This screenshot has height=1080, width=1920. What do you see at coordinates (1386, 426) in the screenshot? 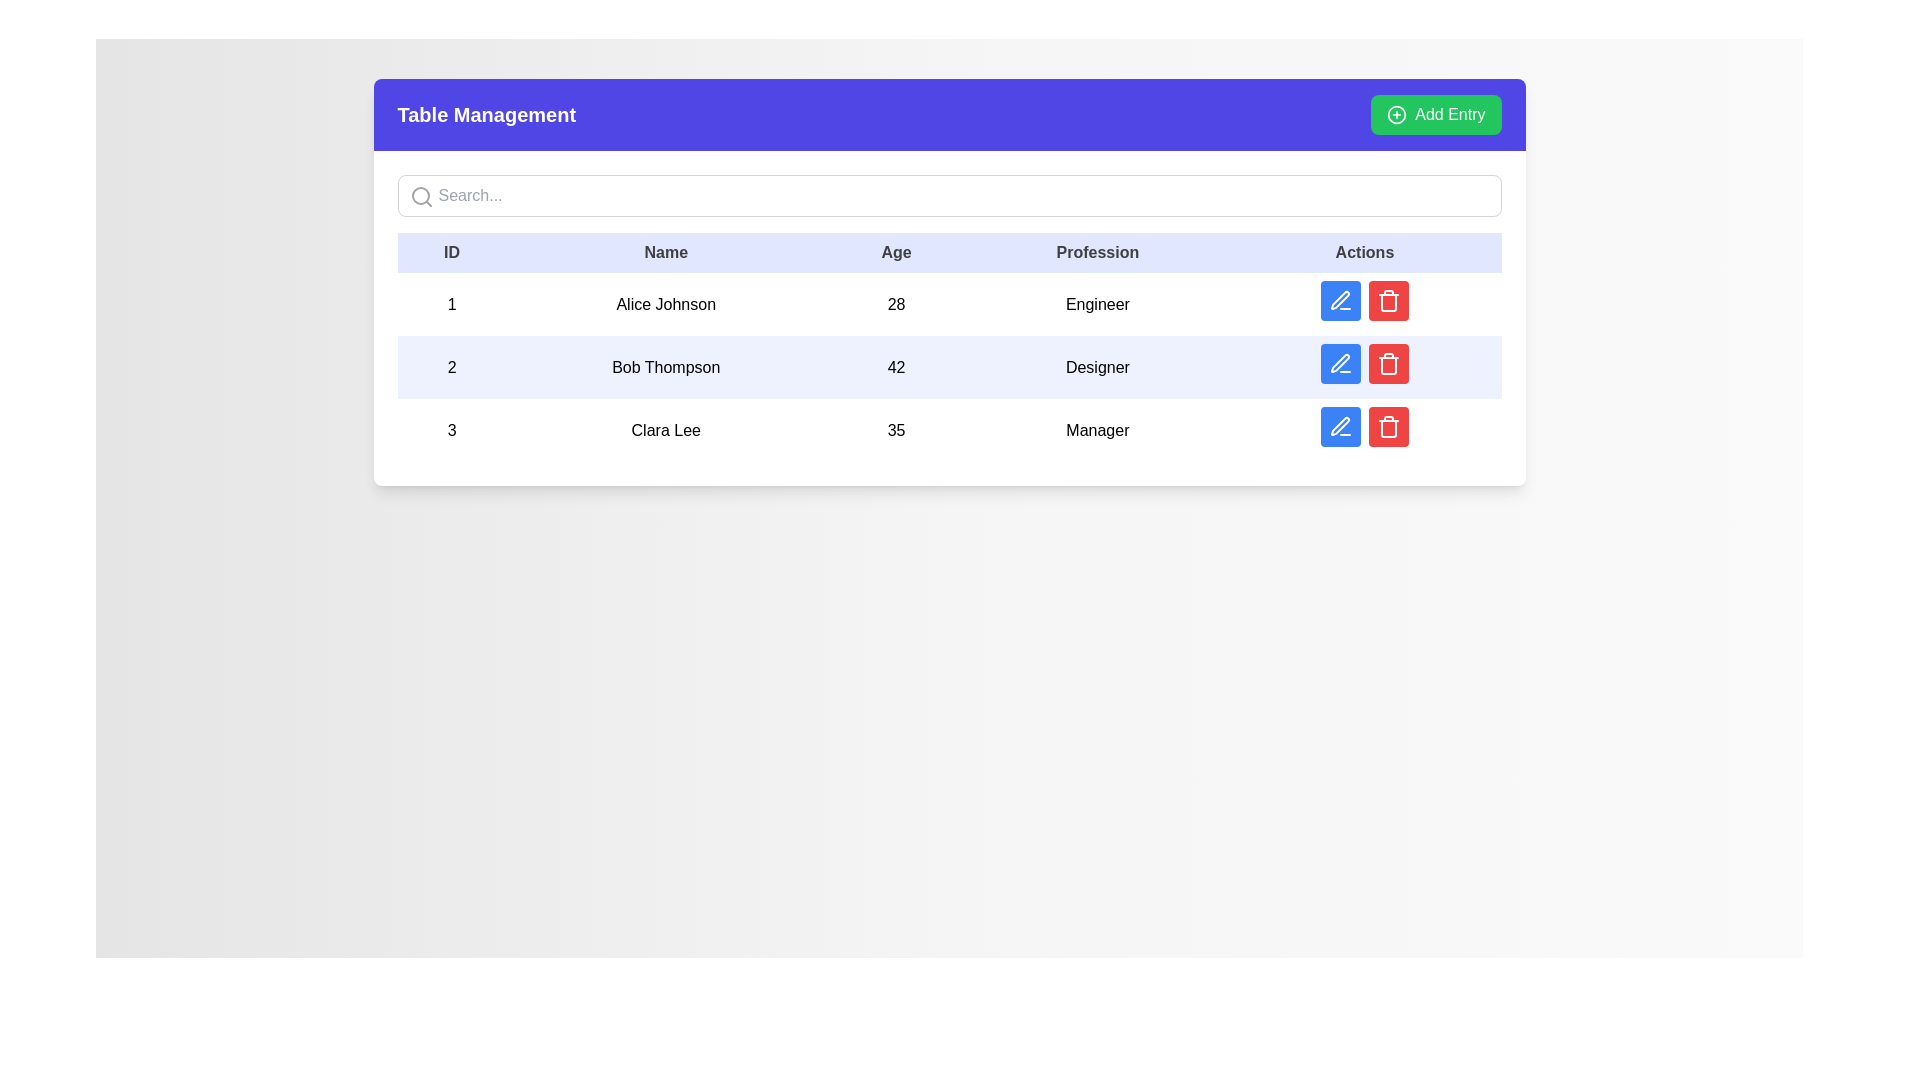
I see `the delete button located on the right side of the 'Actions' column in the second row of the table` at bounding box center [1386, 426].